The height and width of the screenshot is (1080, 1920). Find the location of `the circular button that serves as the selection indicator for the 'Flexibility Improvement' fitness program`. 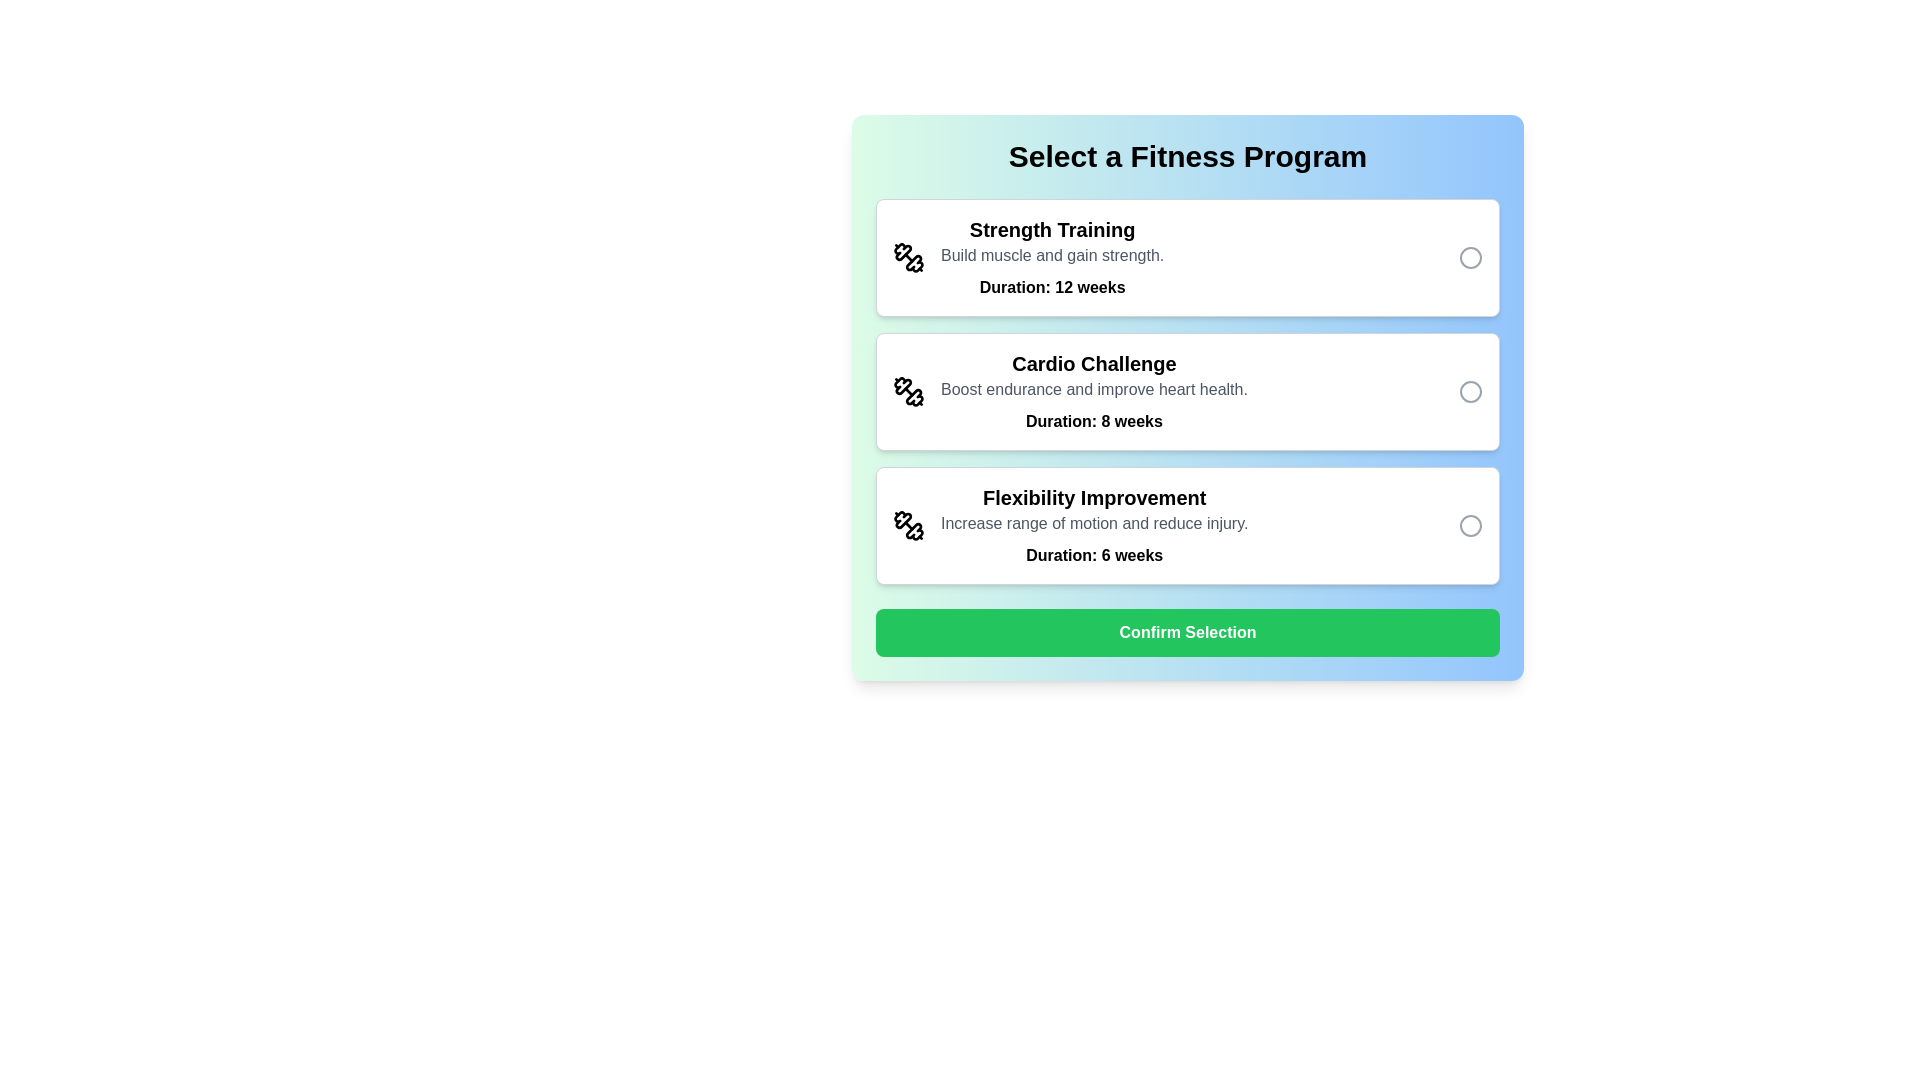

the circular button that serves as the selection indicator for the 'Flexibility Improvement' fitness program is located at coordinates (1470, 524).